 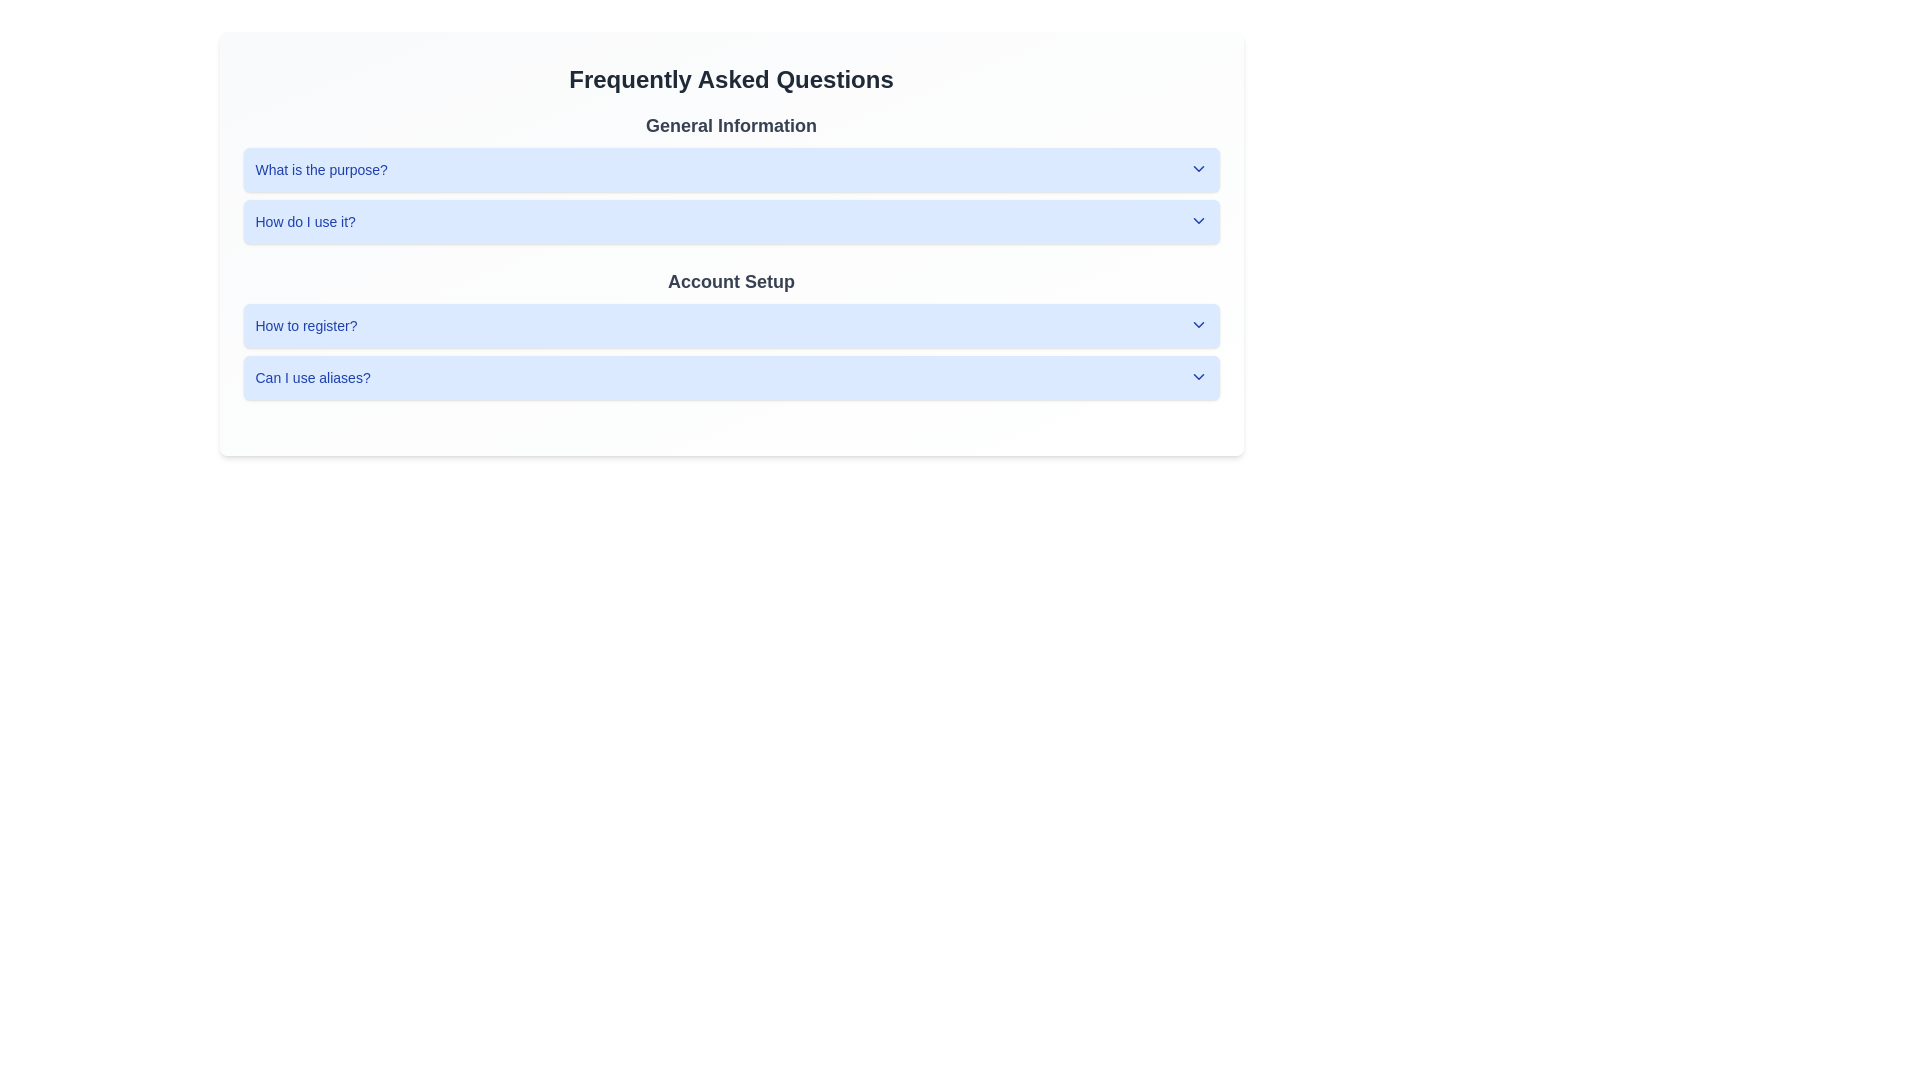 I want to click on the chevron icon located at the far-right end of the box labeled 'Can I use aliases?', so click(x=1198, y=377).